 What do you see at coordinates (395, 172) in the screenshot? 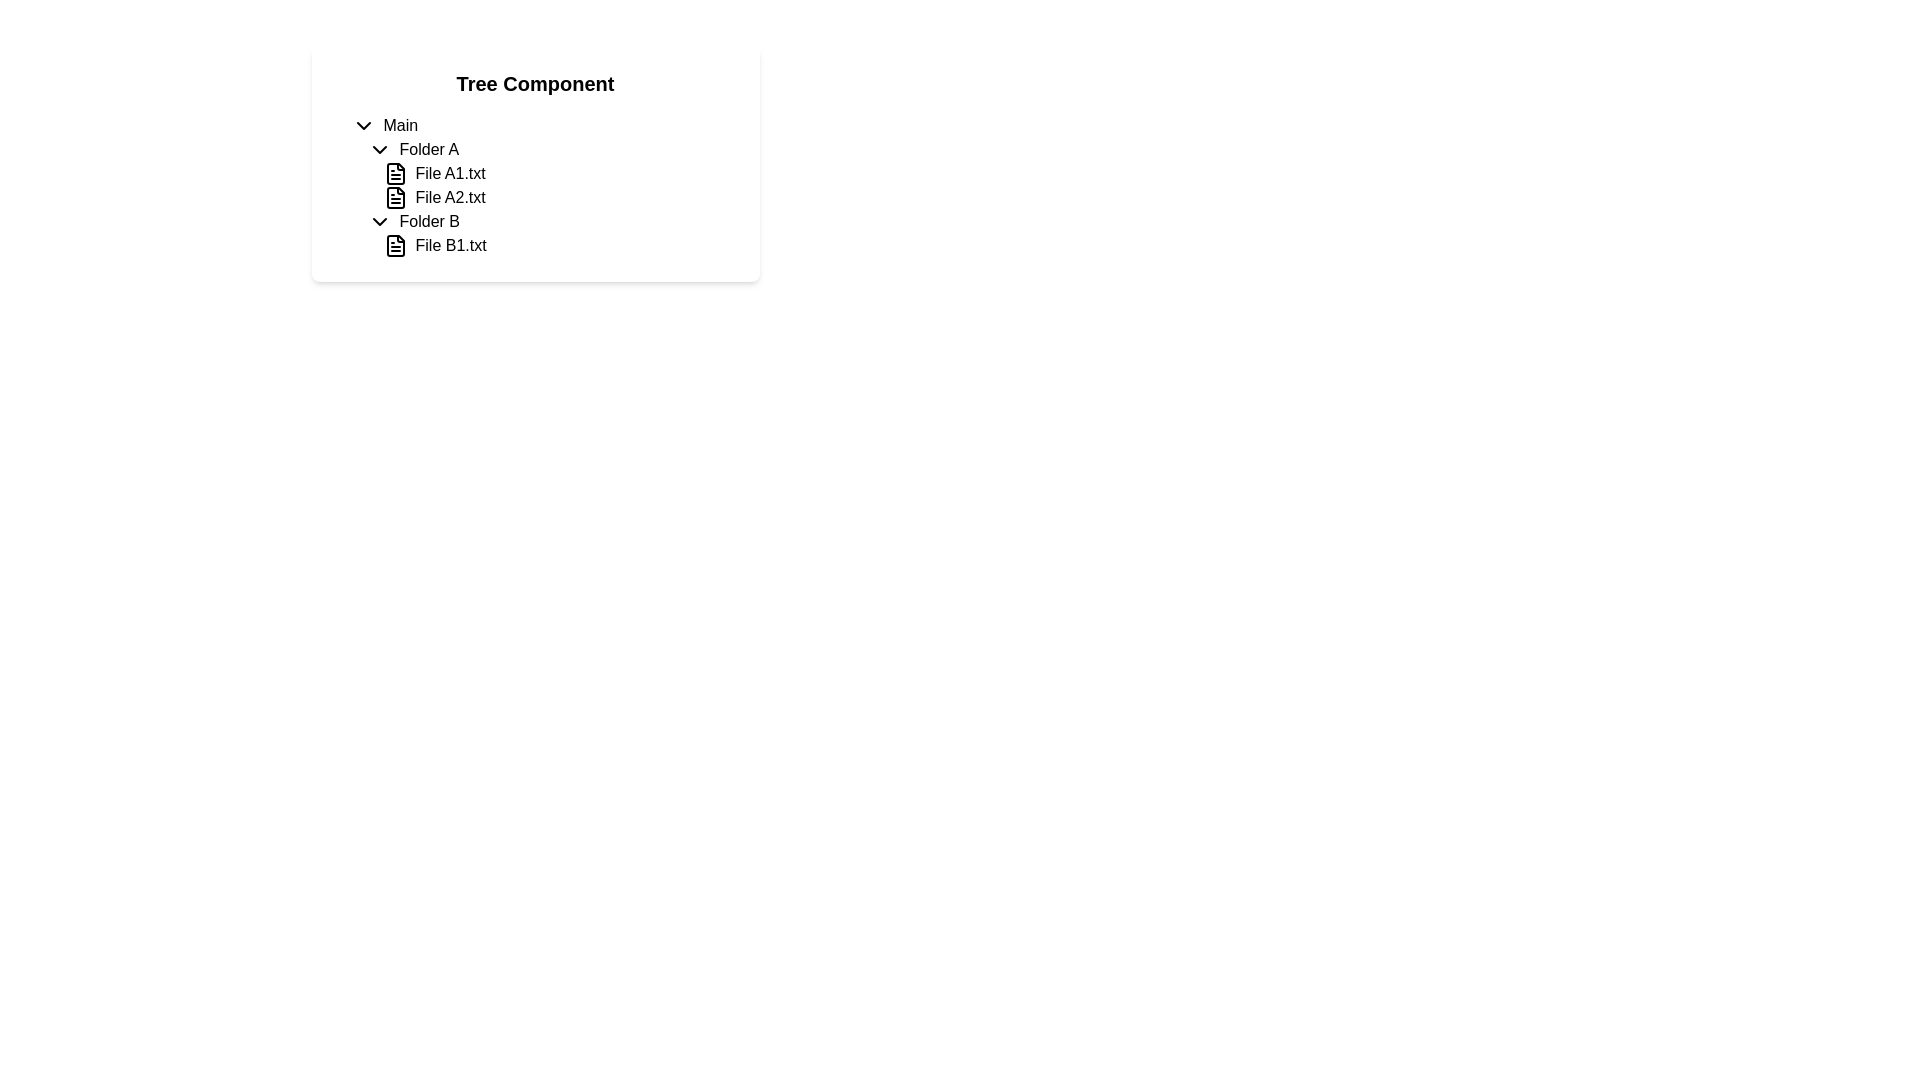
I see `the file icon for 'File A1.txt' in the tree view component, which is the first icon in the 'Folder A' section` at bounding box center [395, 172].